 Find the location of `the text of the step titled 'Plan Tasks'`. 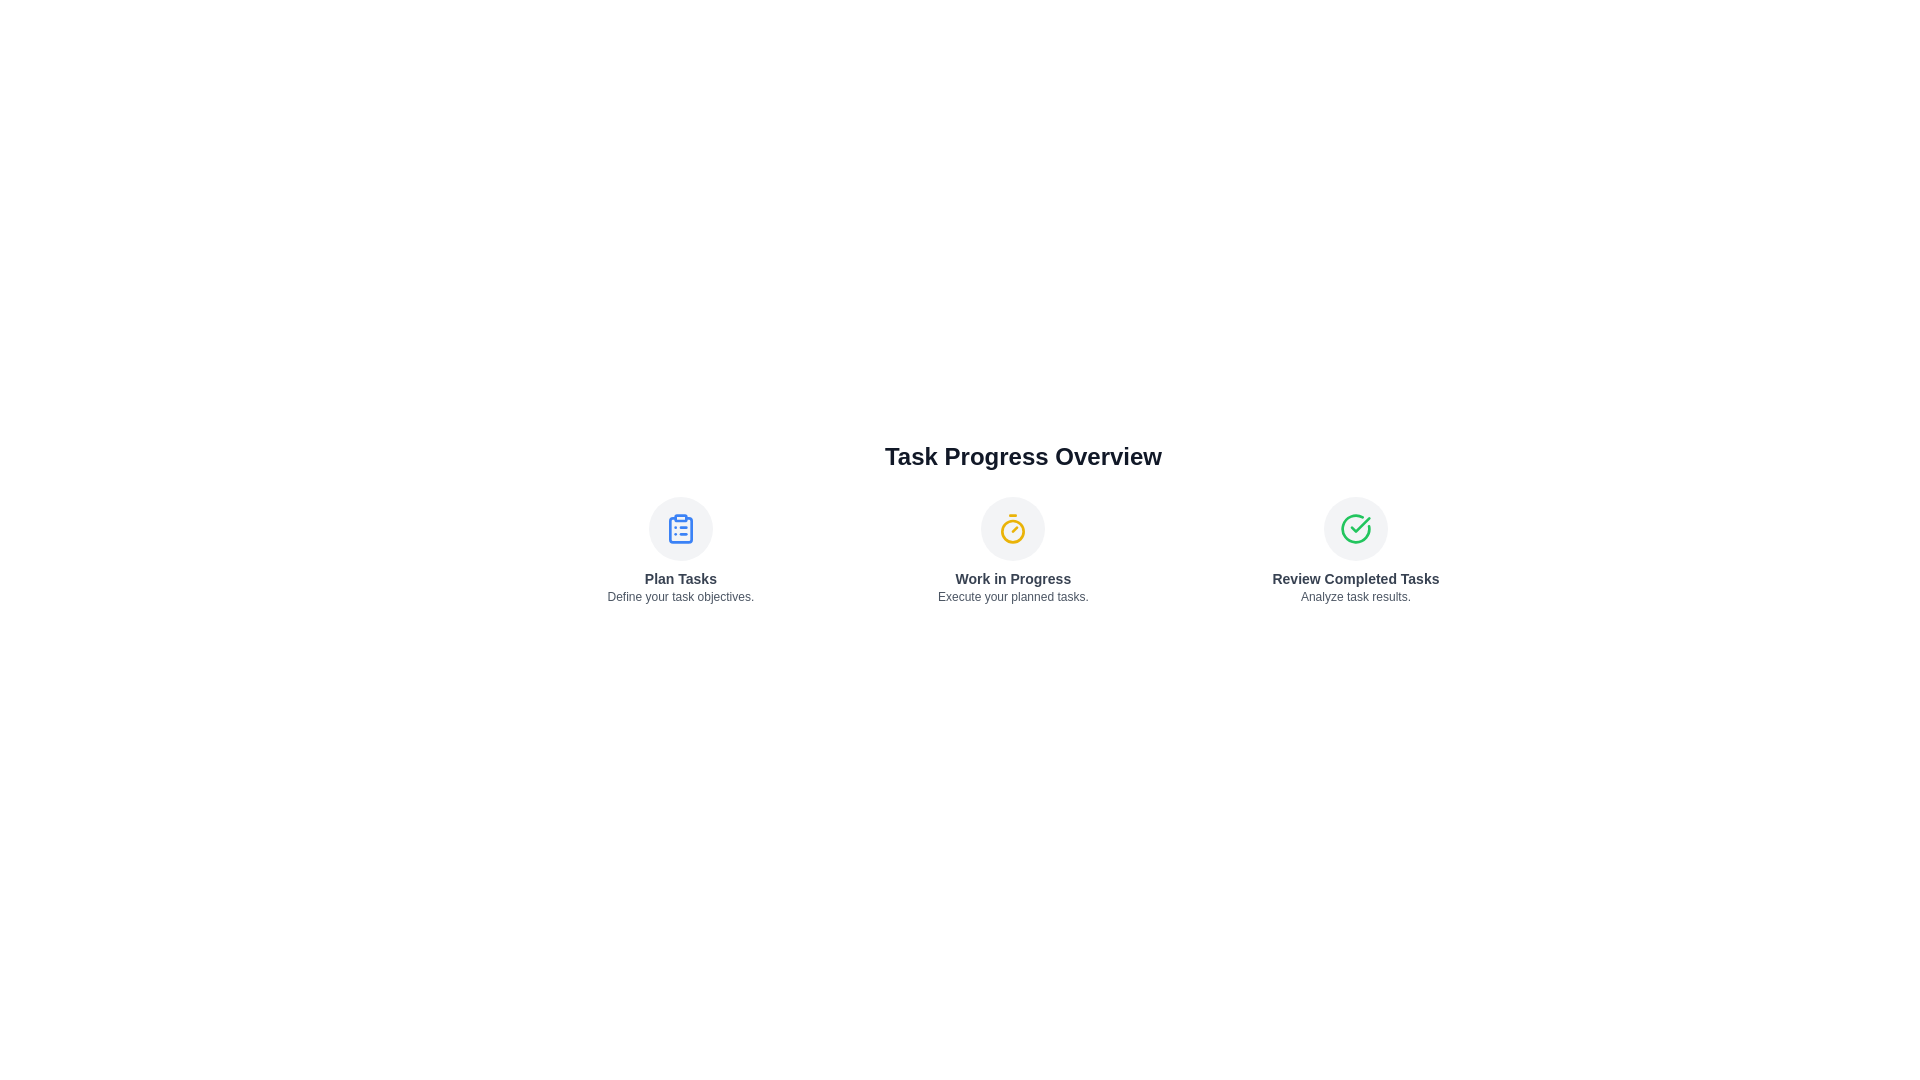

the text of the step titled 'Plan Tasks' is located at coordinates (680, 578).